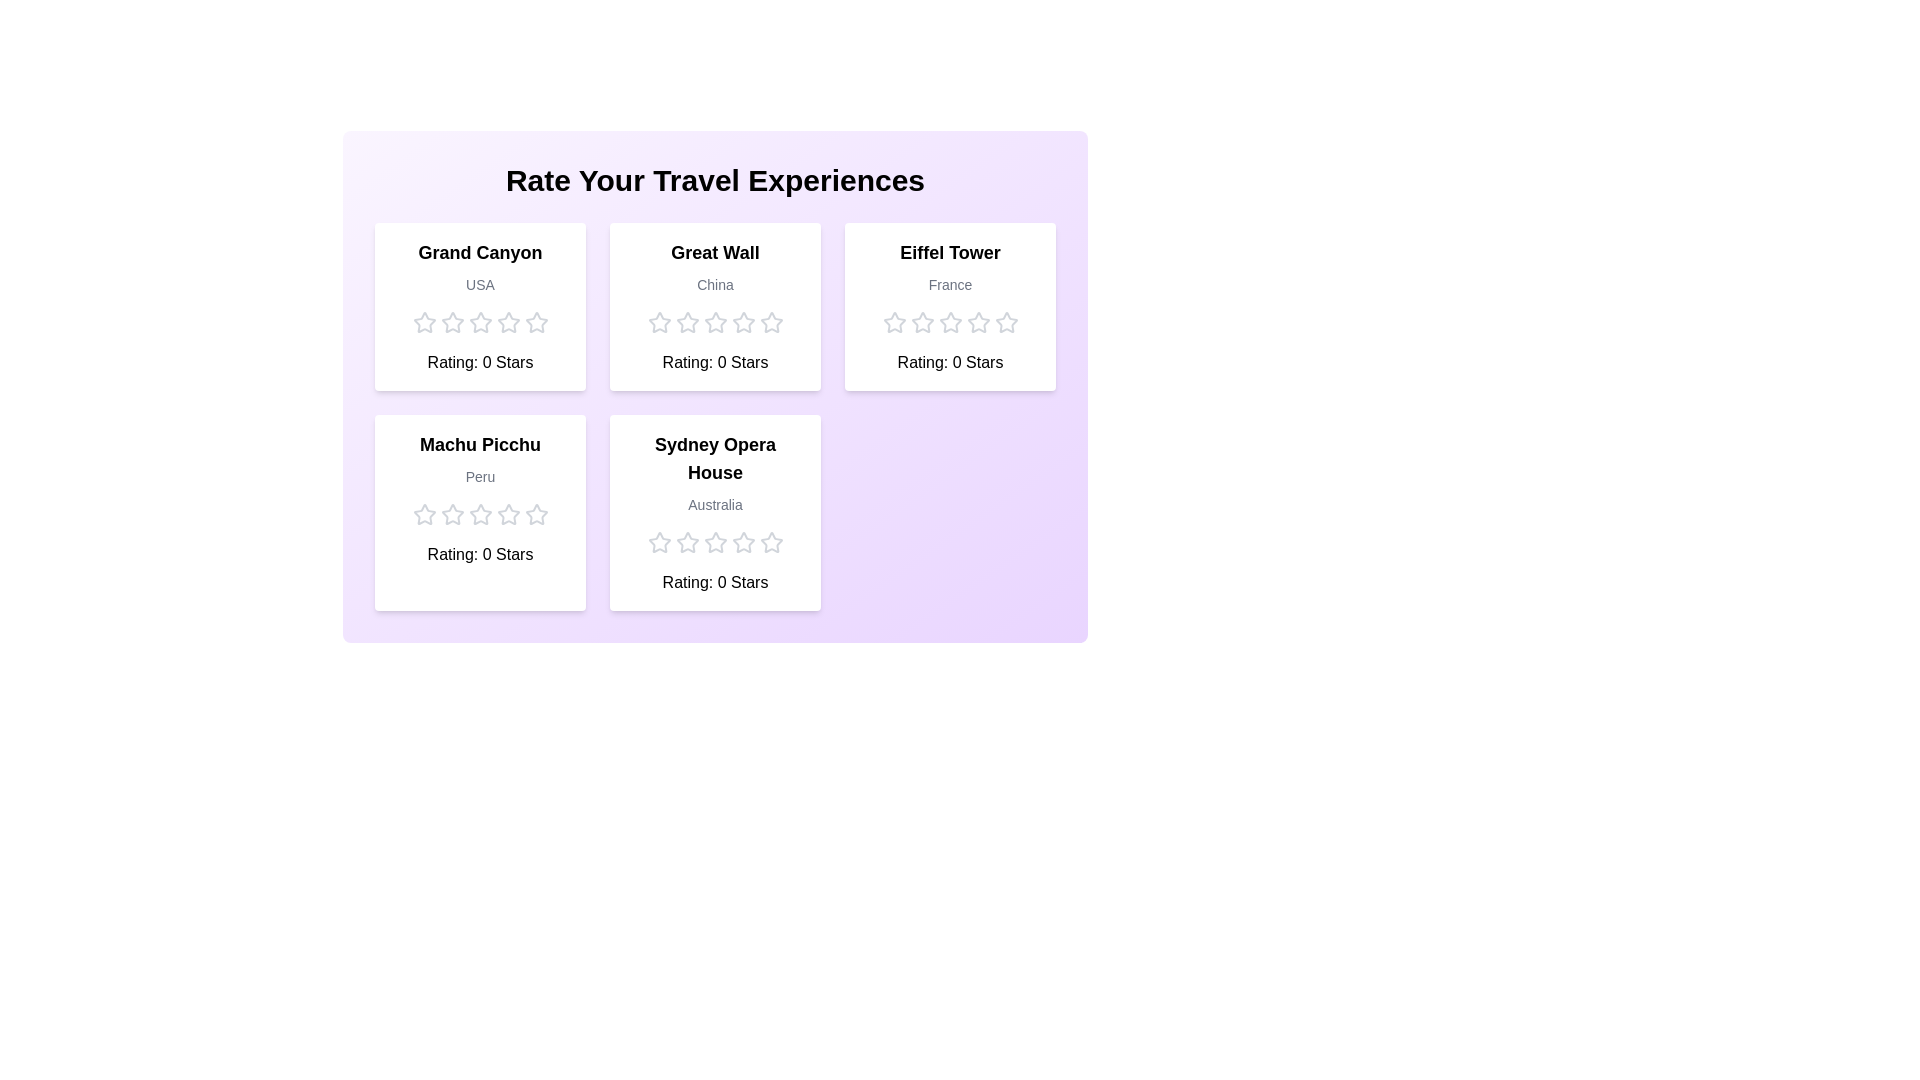 The height and width of the screenshot is (1080, 1920). What do you see at coordinates (480, 322) in the screenshot?
I see `the star icon to visualize the rating for 3 stars` at bounding box center [480, 322].